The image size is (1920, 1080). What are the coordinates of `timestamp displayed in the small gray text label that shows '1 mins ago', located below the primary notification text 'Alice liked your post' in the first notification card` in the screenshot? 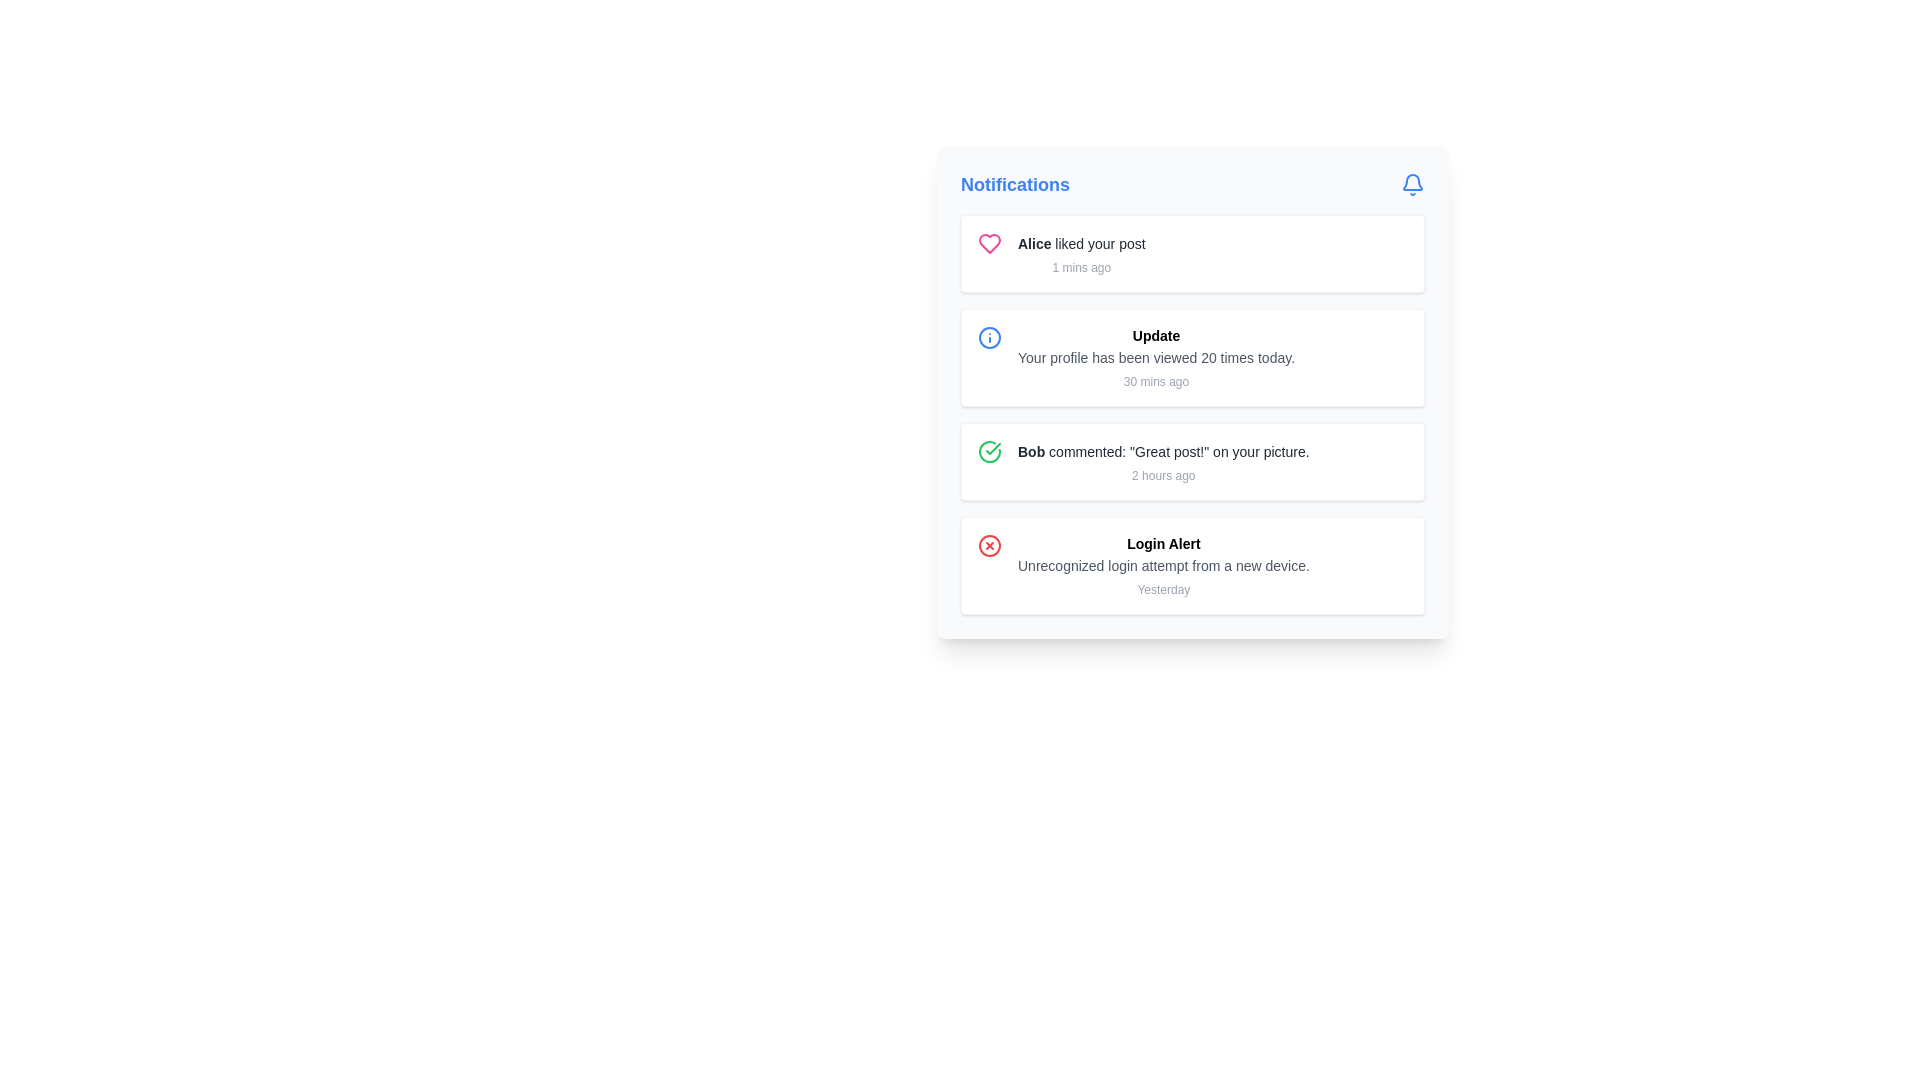 It's located at (1080, 266).